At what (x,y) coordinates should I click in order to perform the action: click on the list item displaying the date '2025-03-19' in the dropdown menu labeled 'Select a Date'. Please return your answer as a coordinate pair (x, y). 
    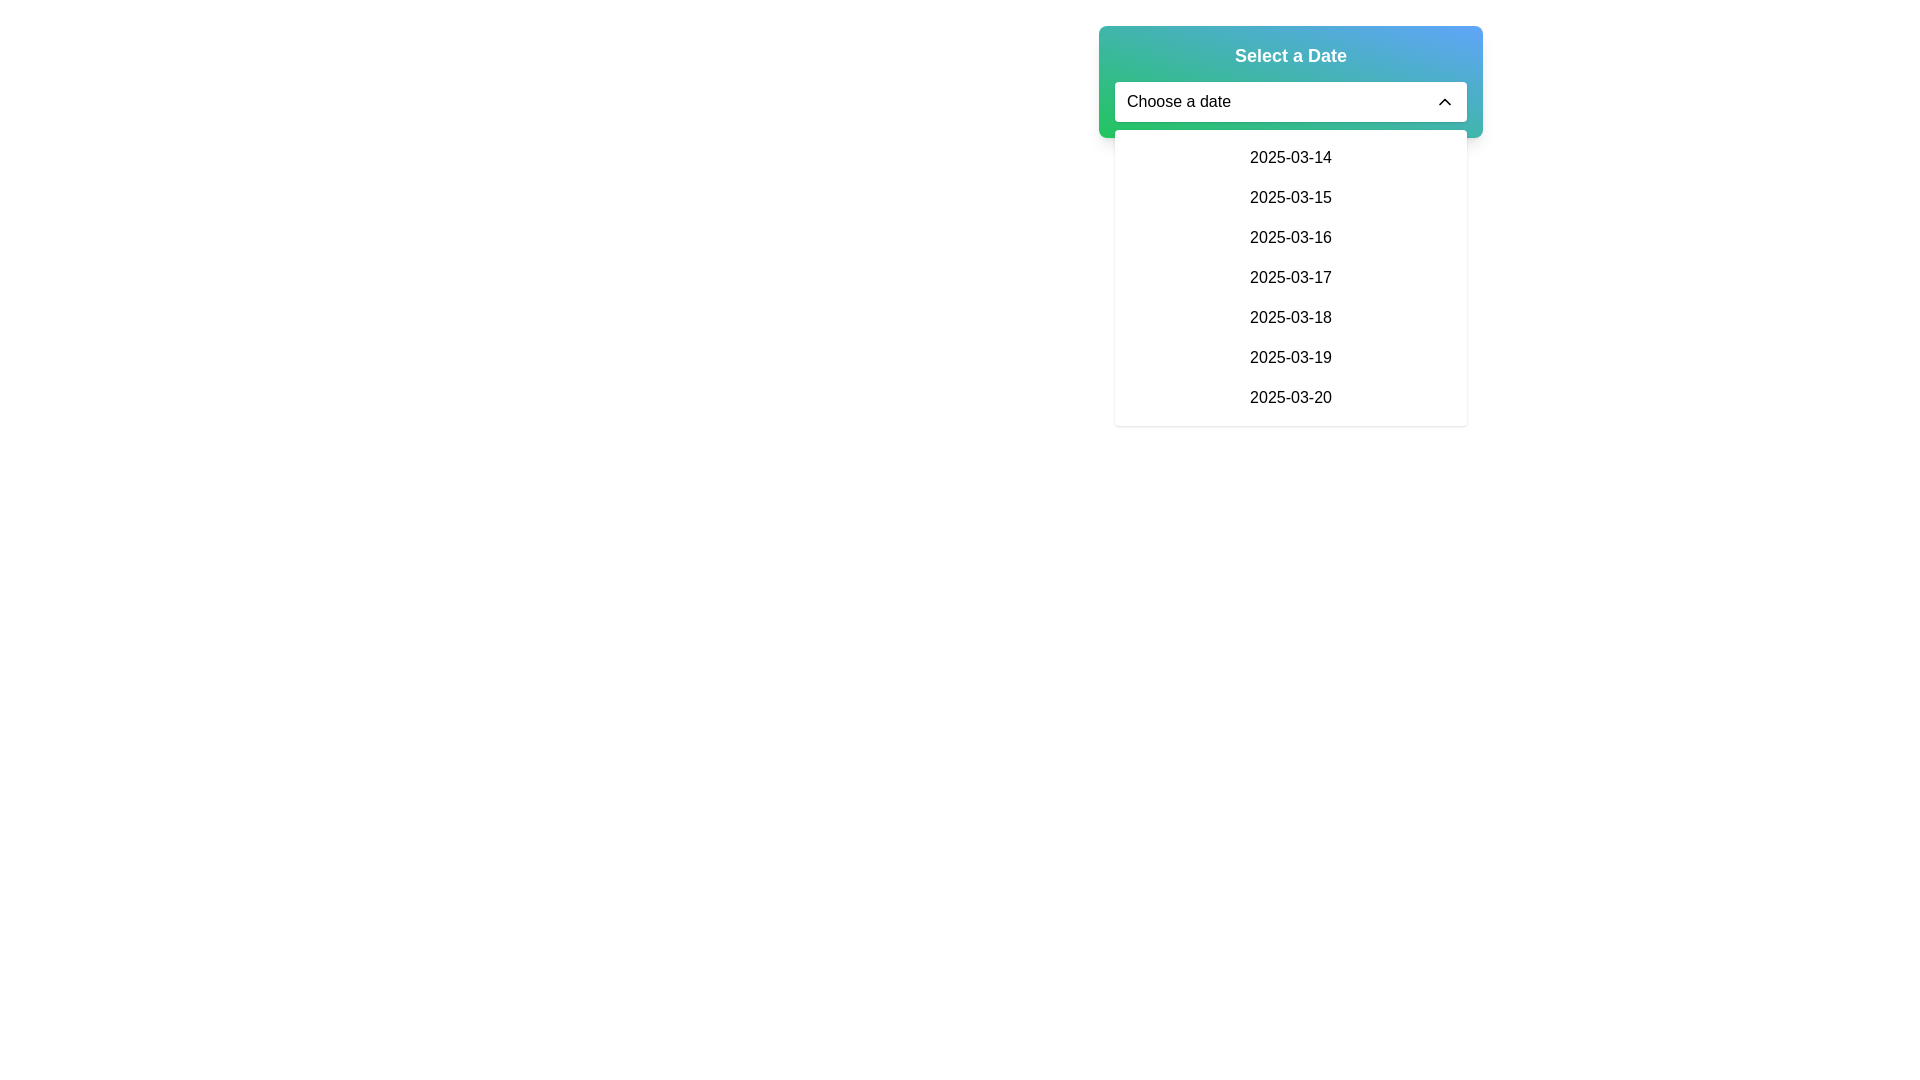
    Looking at the image, I should click on (1291, 357).